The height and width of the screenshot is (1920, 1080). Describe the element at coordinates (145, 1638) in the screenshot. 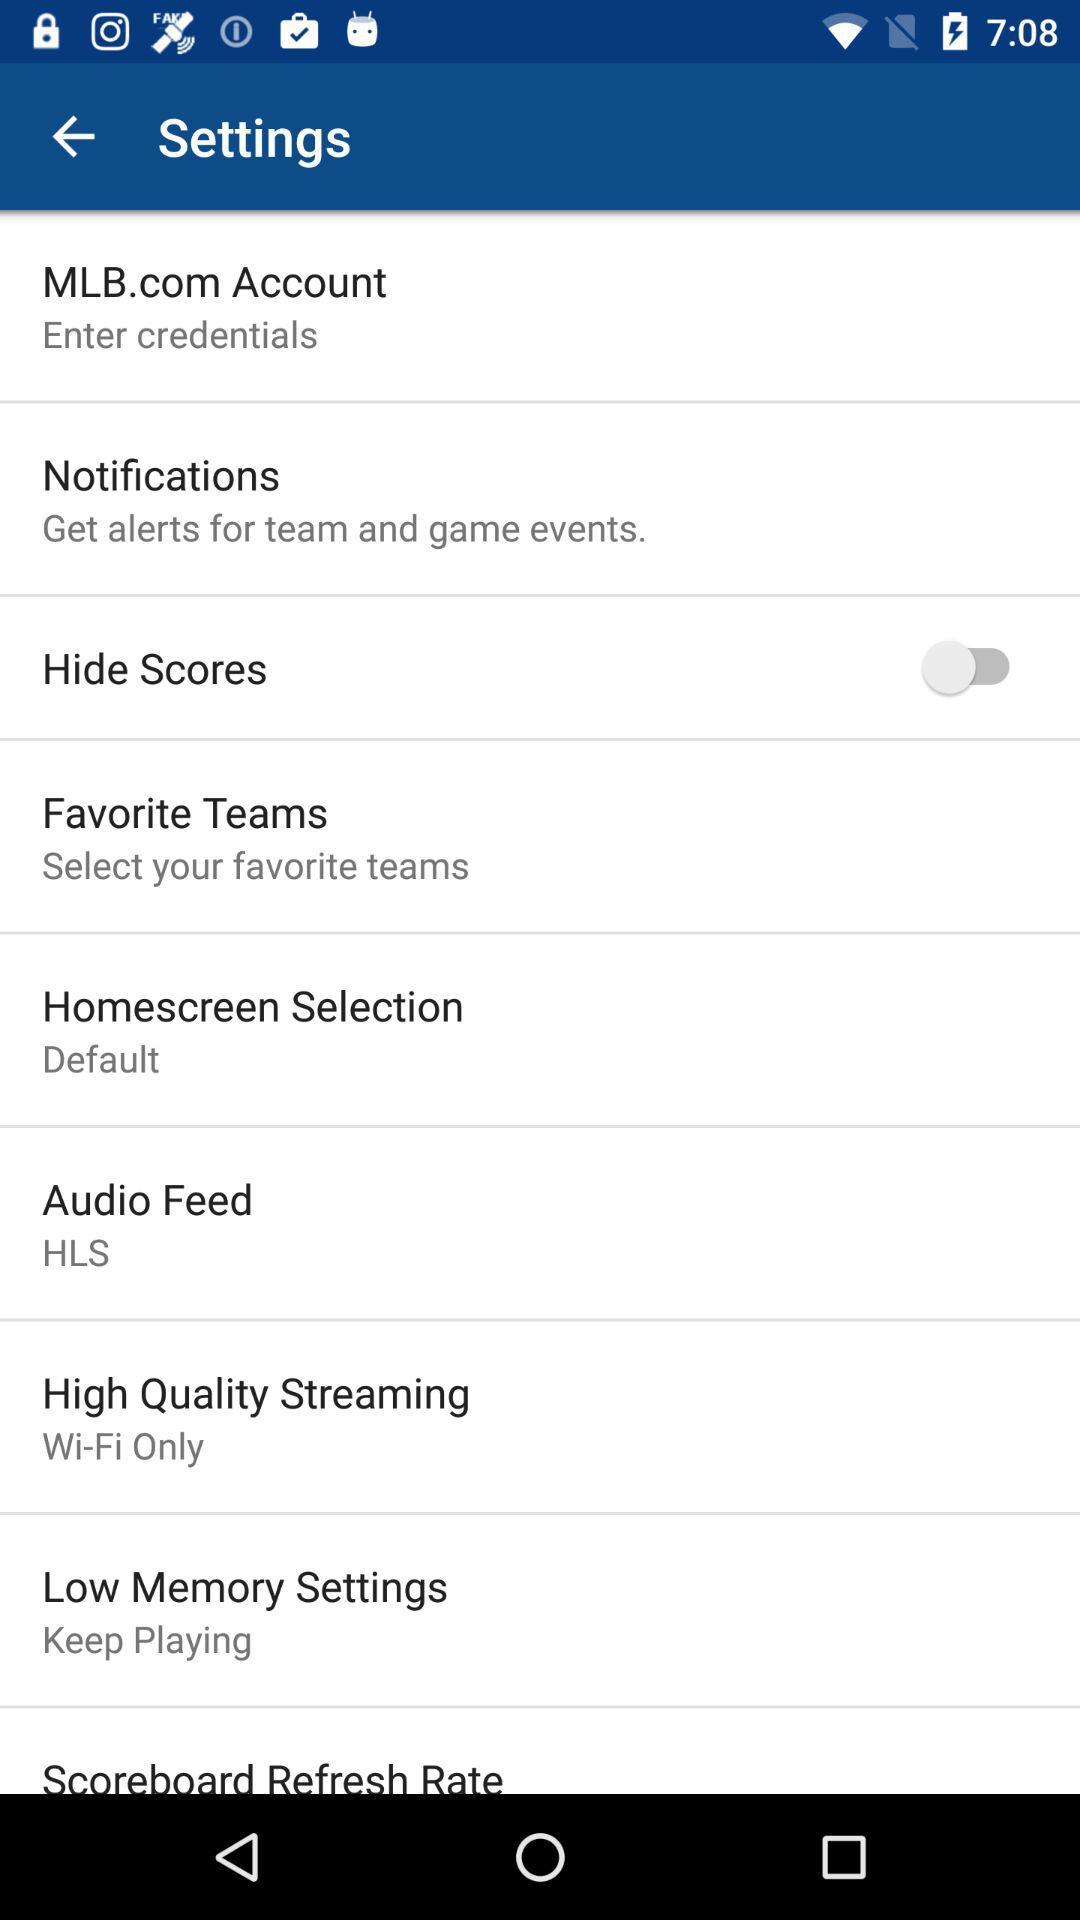

I see `keep playing icon` at that location.